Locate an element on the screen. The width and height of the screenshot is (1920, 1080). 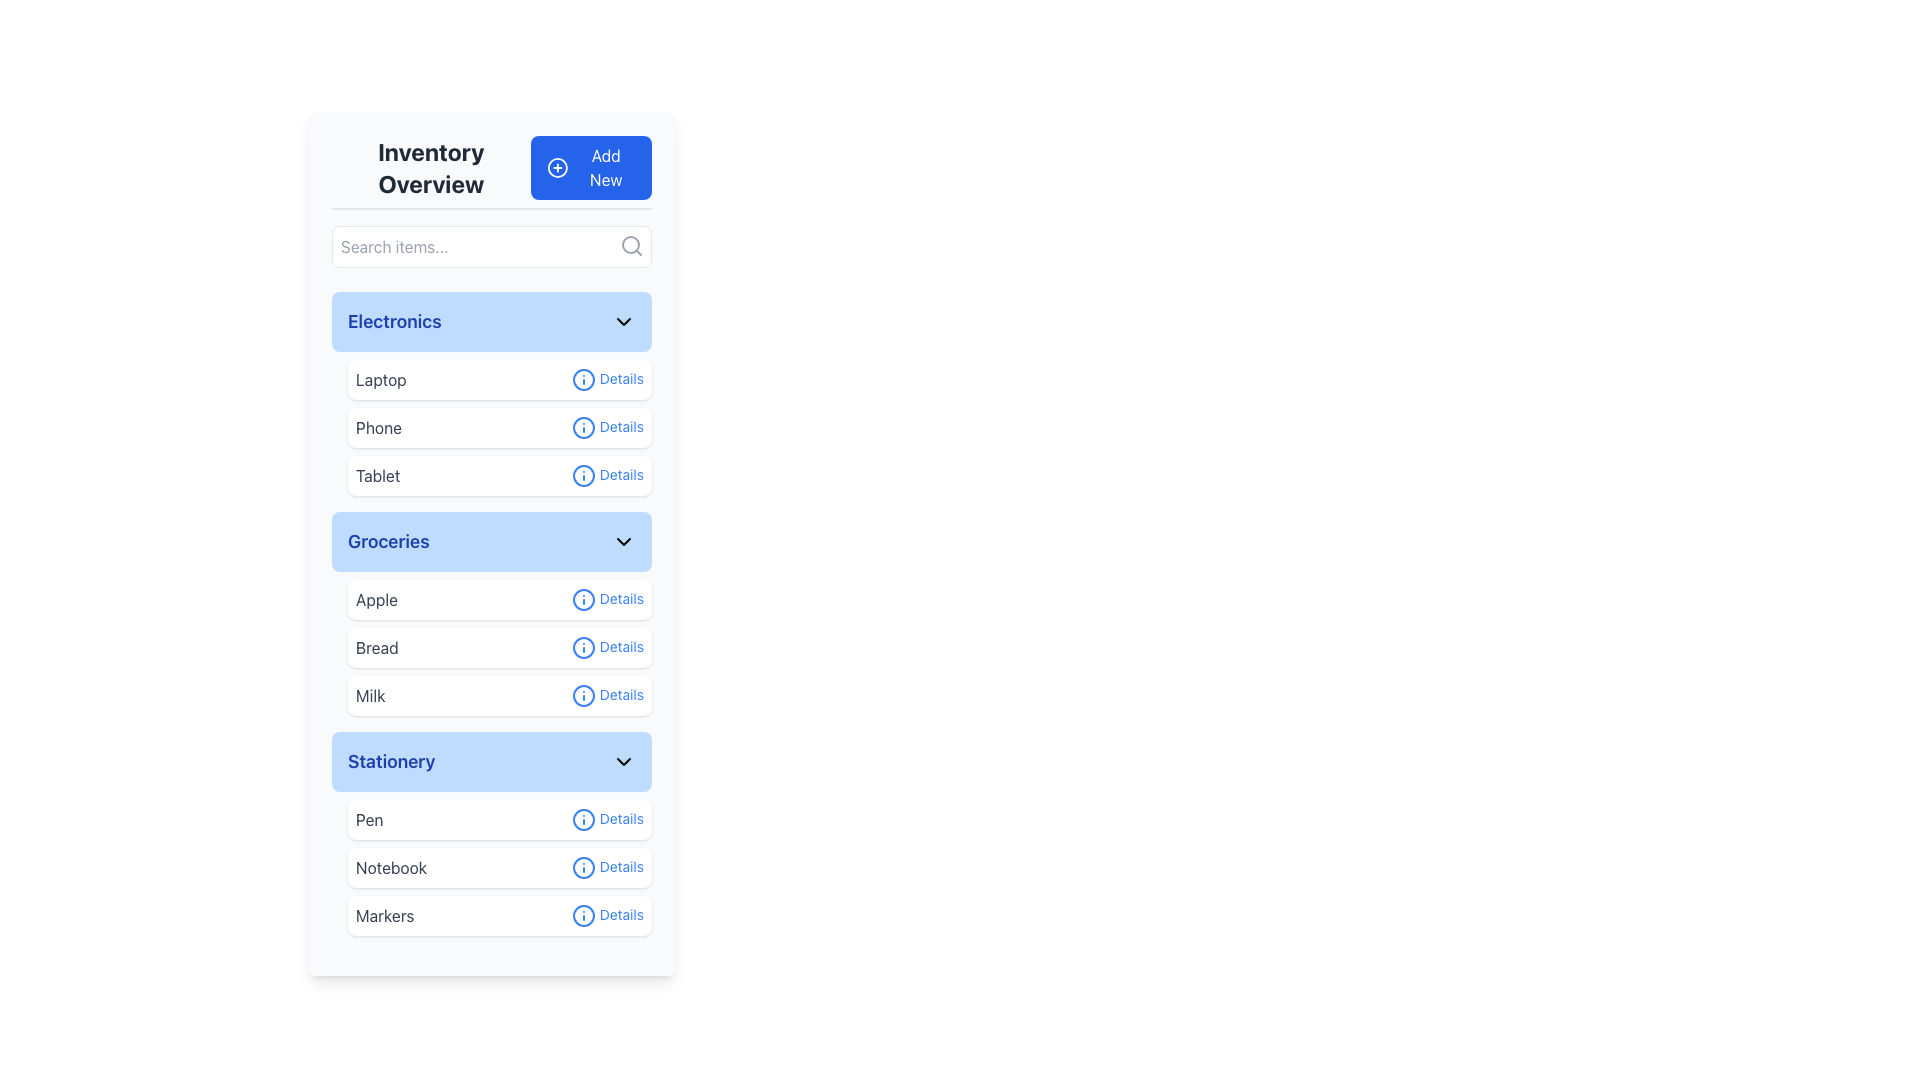
the text label displaying 'Tablet' in the 'Electronics' section, which is the third item in the list is located at coordinates (378, 475).